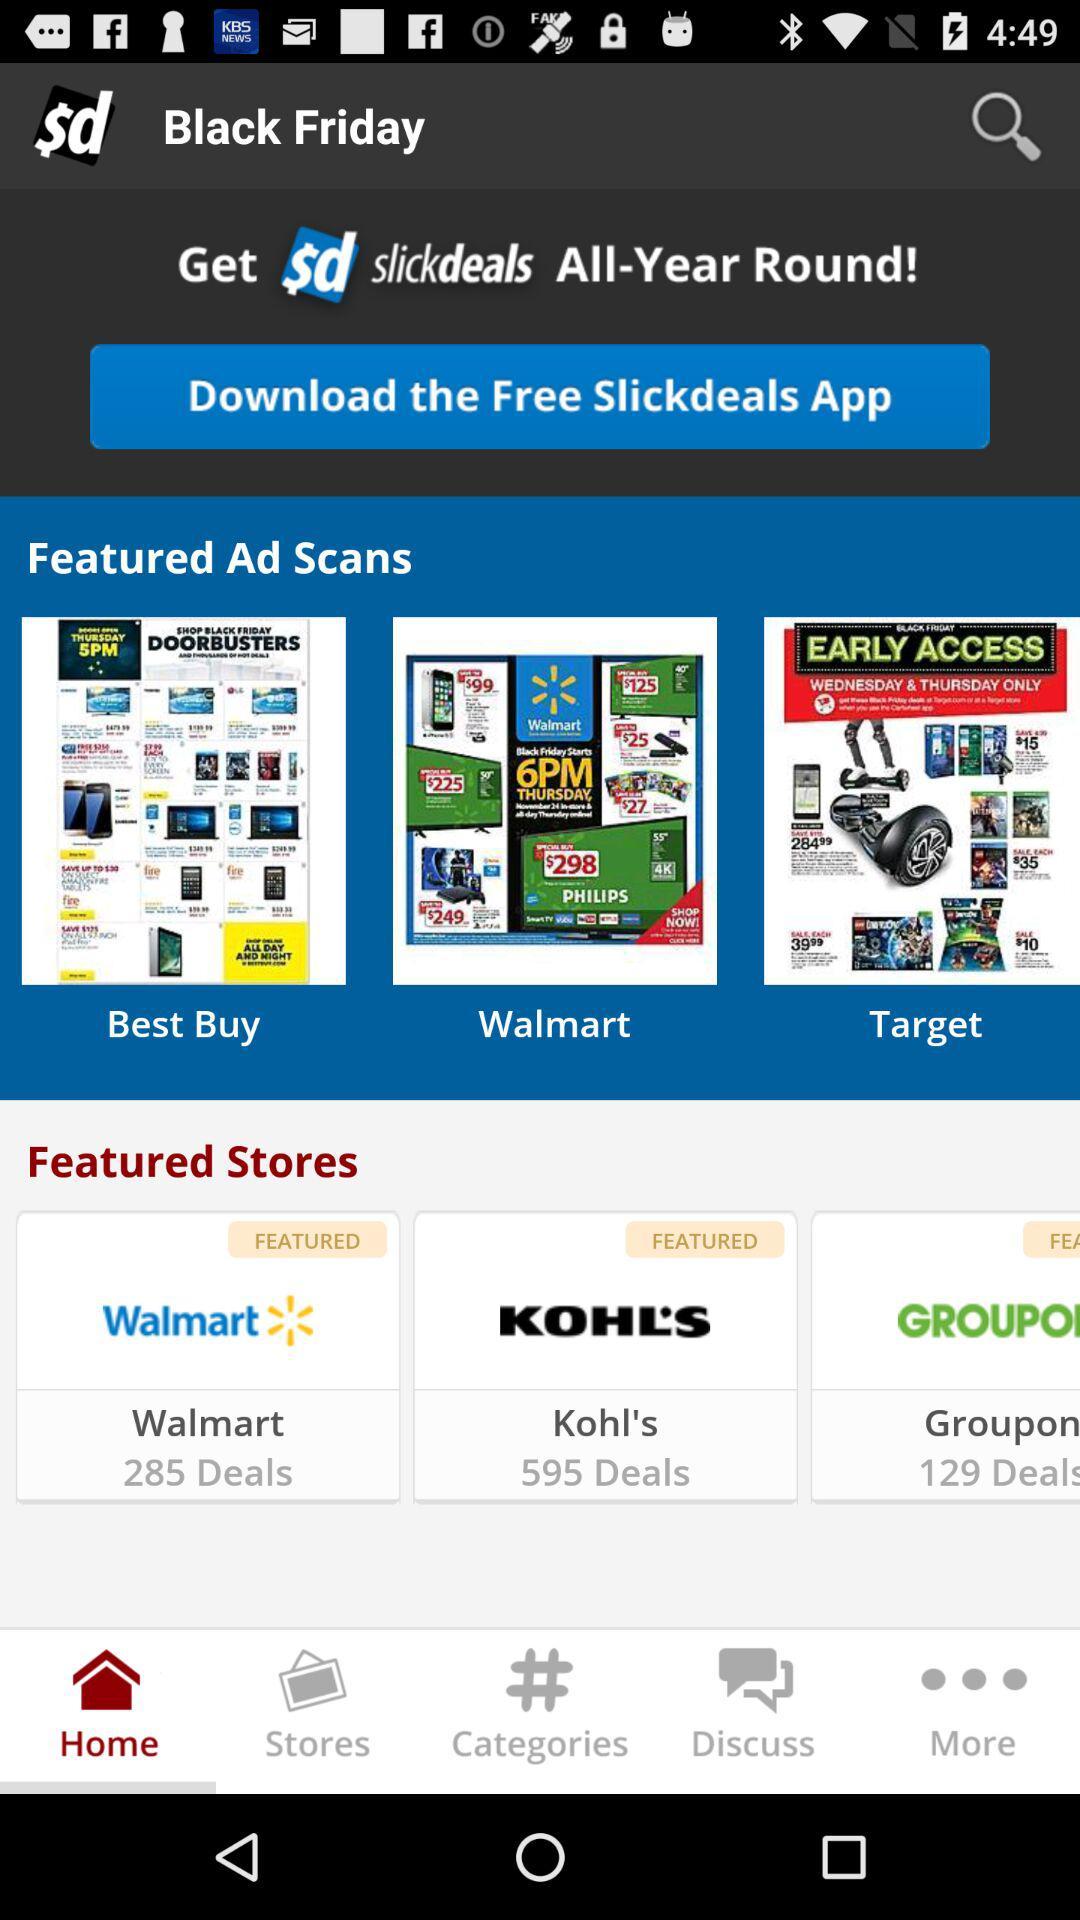 The height and width of the screenshot is (1920, 1080). What do you see at coordinates (540, 1715) in the screenshot?
I see `click on categories` at bounding box center [540, 1715].